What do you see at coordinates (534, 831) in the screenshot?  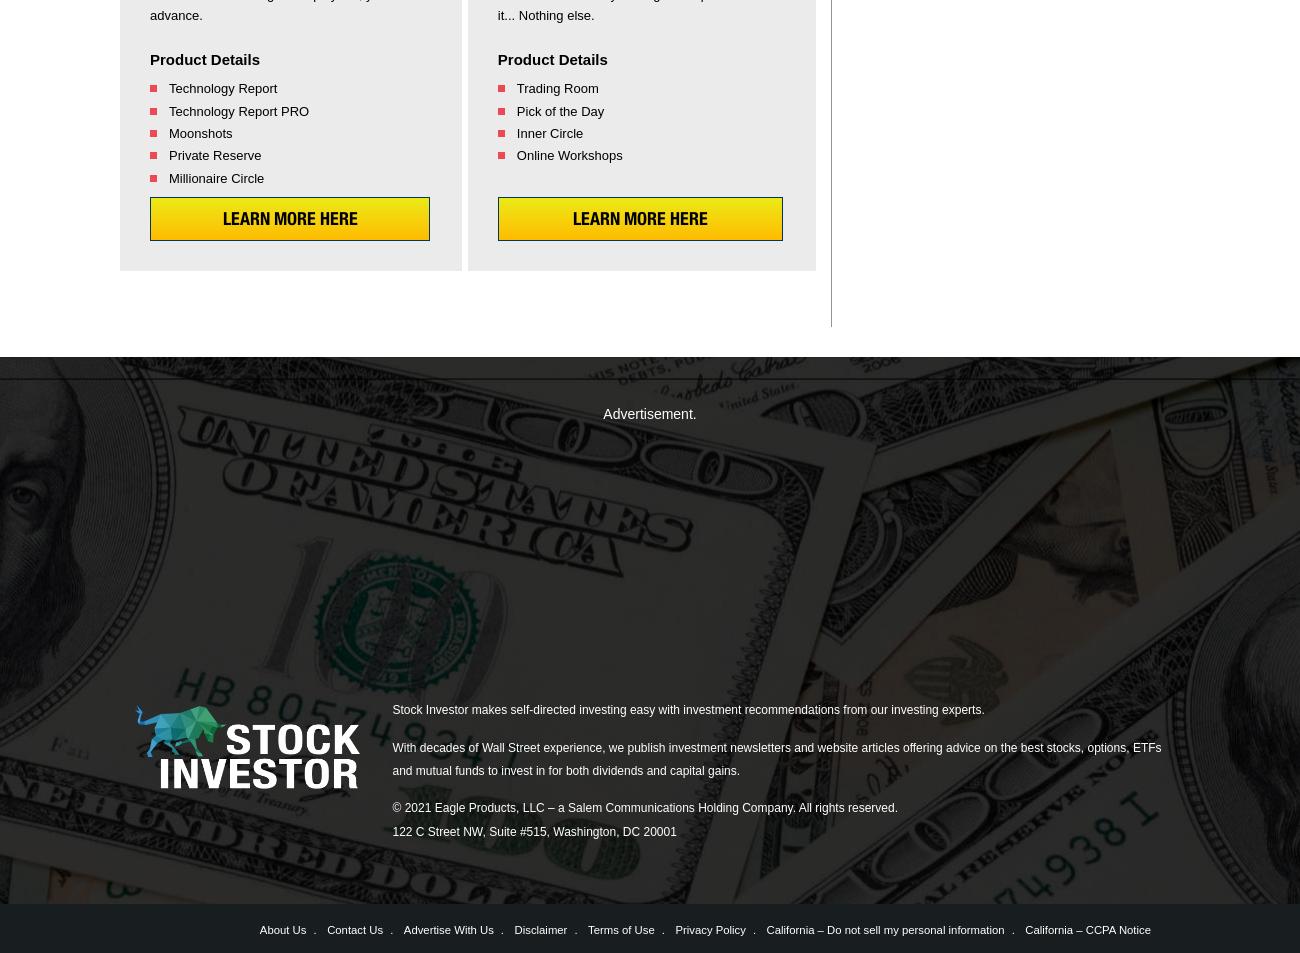 I see `'122 C Street NW, Suite #515, Washington, DC 20001'` at bounding box center [534, 831].